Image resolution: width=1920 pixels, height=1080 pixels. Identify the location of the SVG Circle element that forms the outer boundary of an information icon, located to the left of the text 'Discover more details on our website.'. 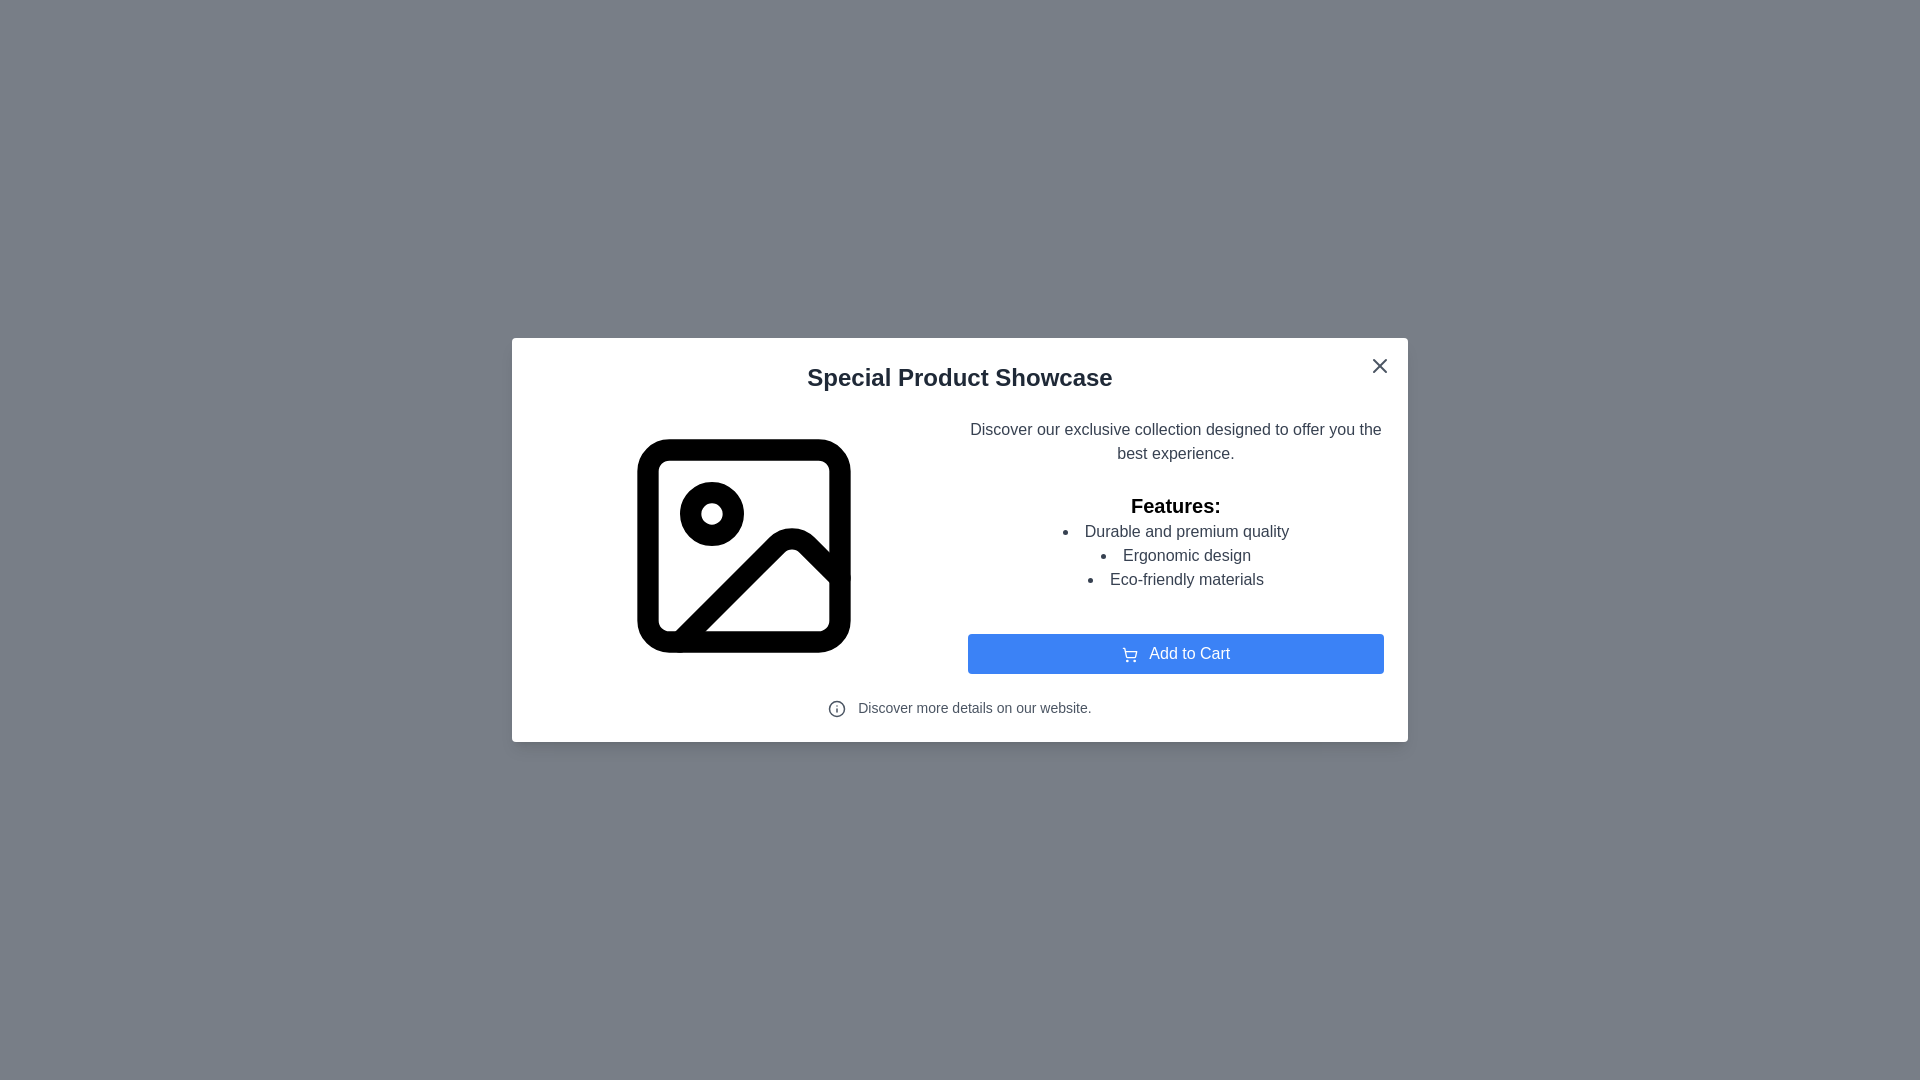
(837, 708).